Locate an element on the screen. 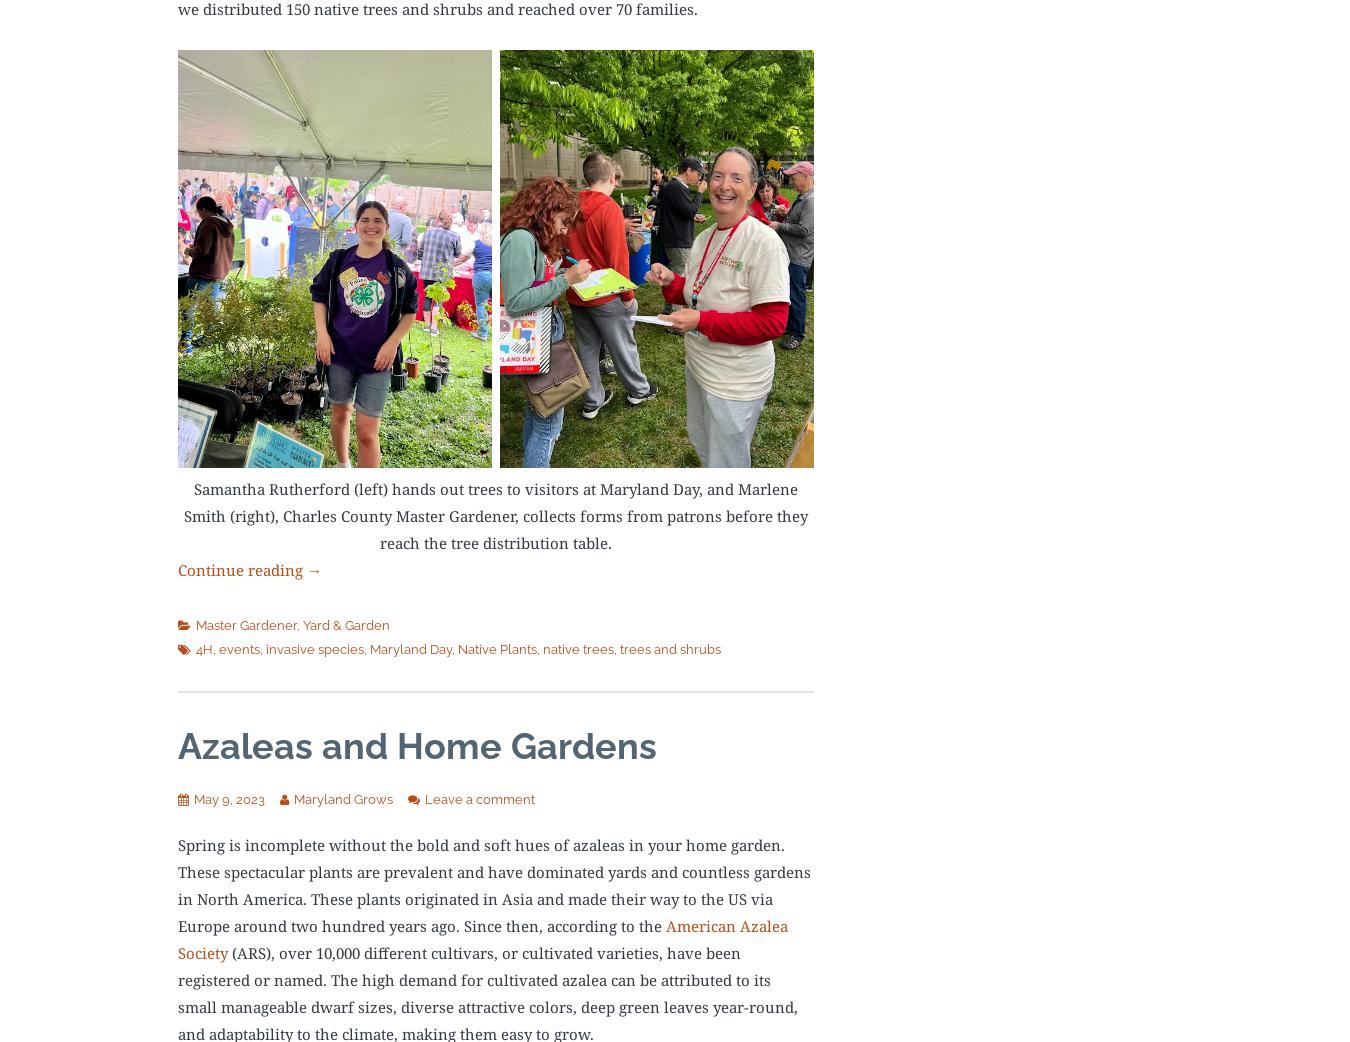 Image resolution: width=1350 pixels, height=1042 pixels. 'Azaleas and Home Gardens' is located at coordinates (417, 744).